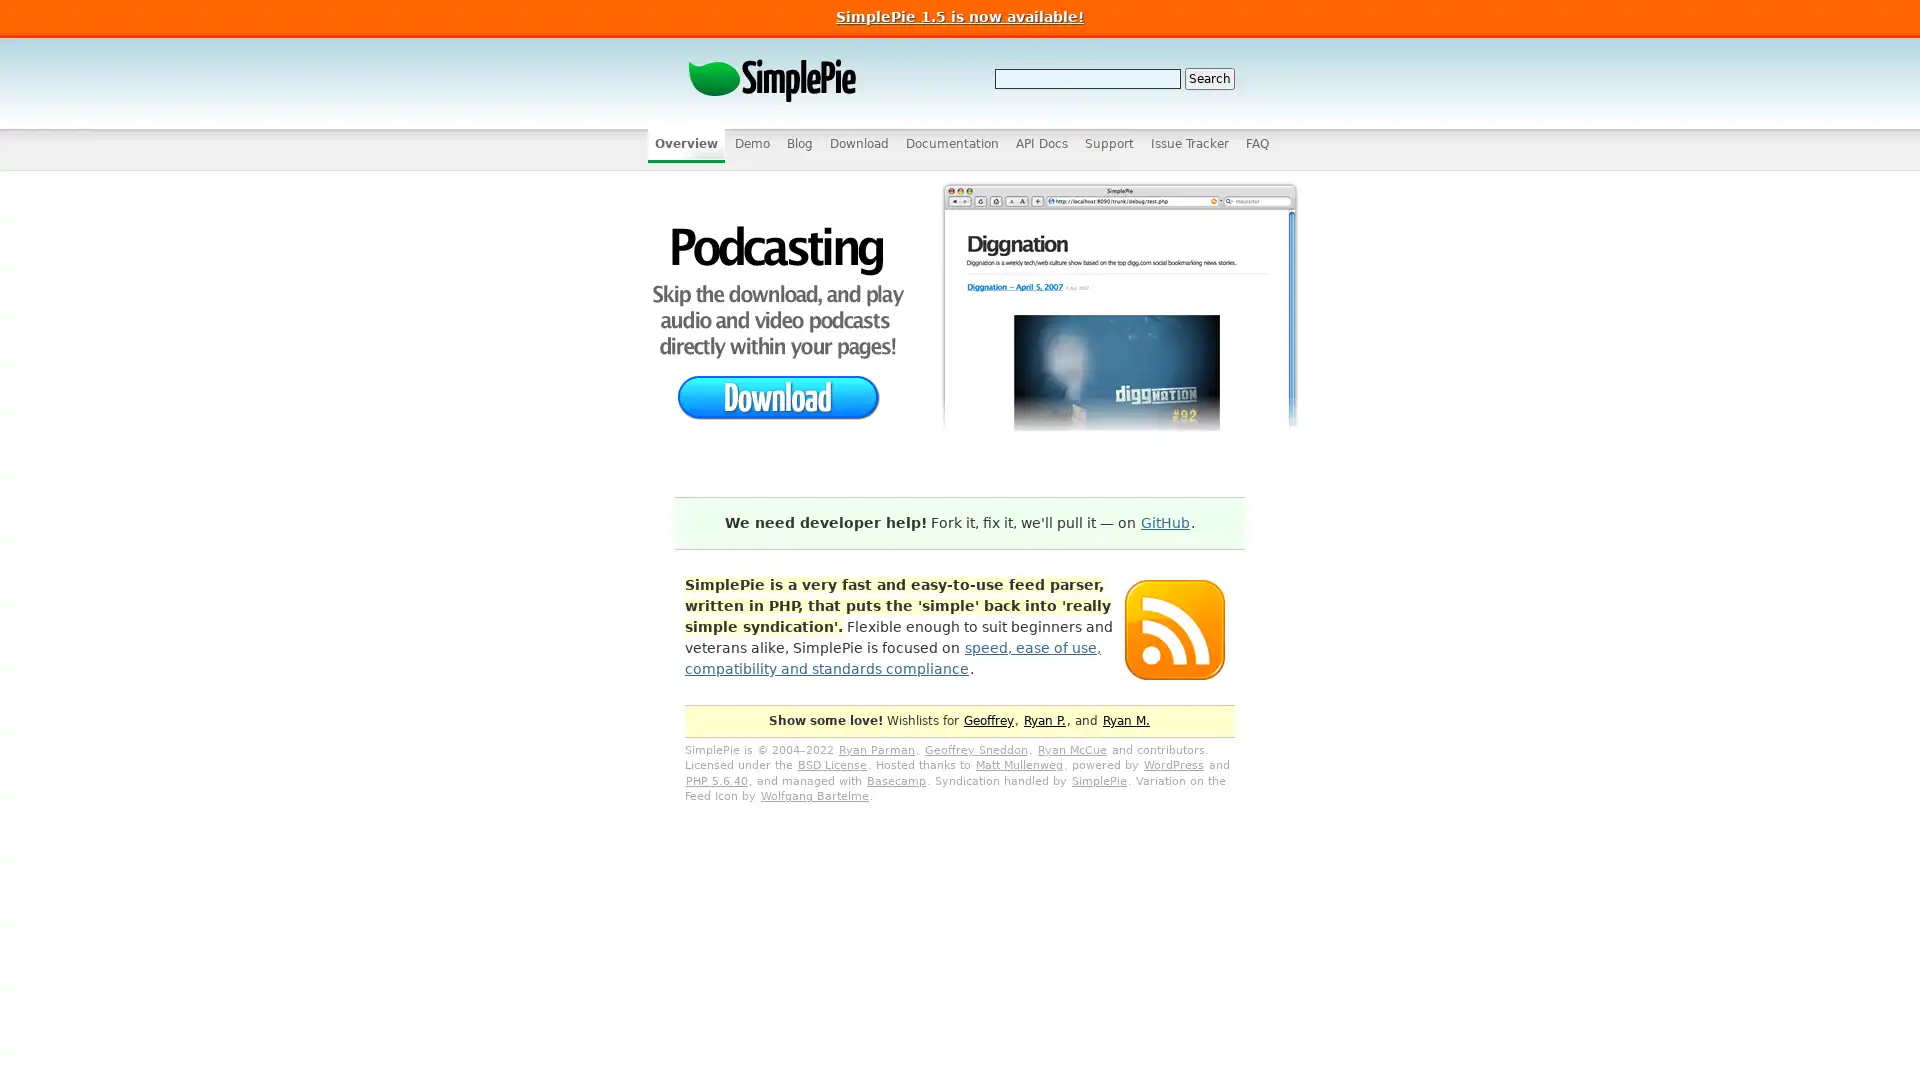  What do you see at coordinates (1208, 77) in the screenshot?
I see `Search` at bounding box center [1208, 77].